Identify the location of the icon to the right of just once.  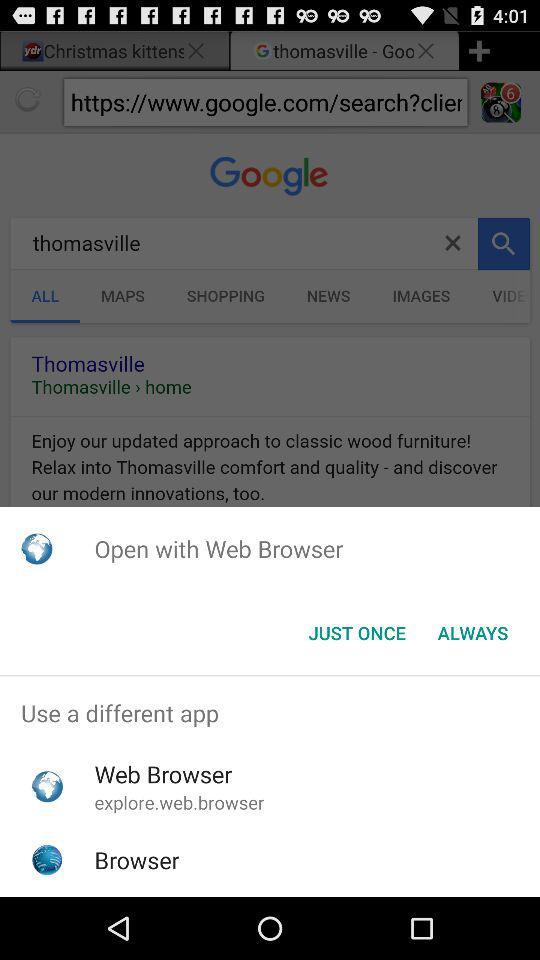
(472, 632).